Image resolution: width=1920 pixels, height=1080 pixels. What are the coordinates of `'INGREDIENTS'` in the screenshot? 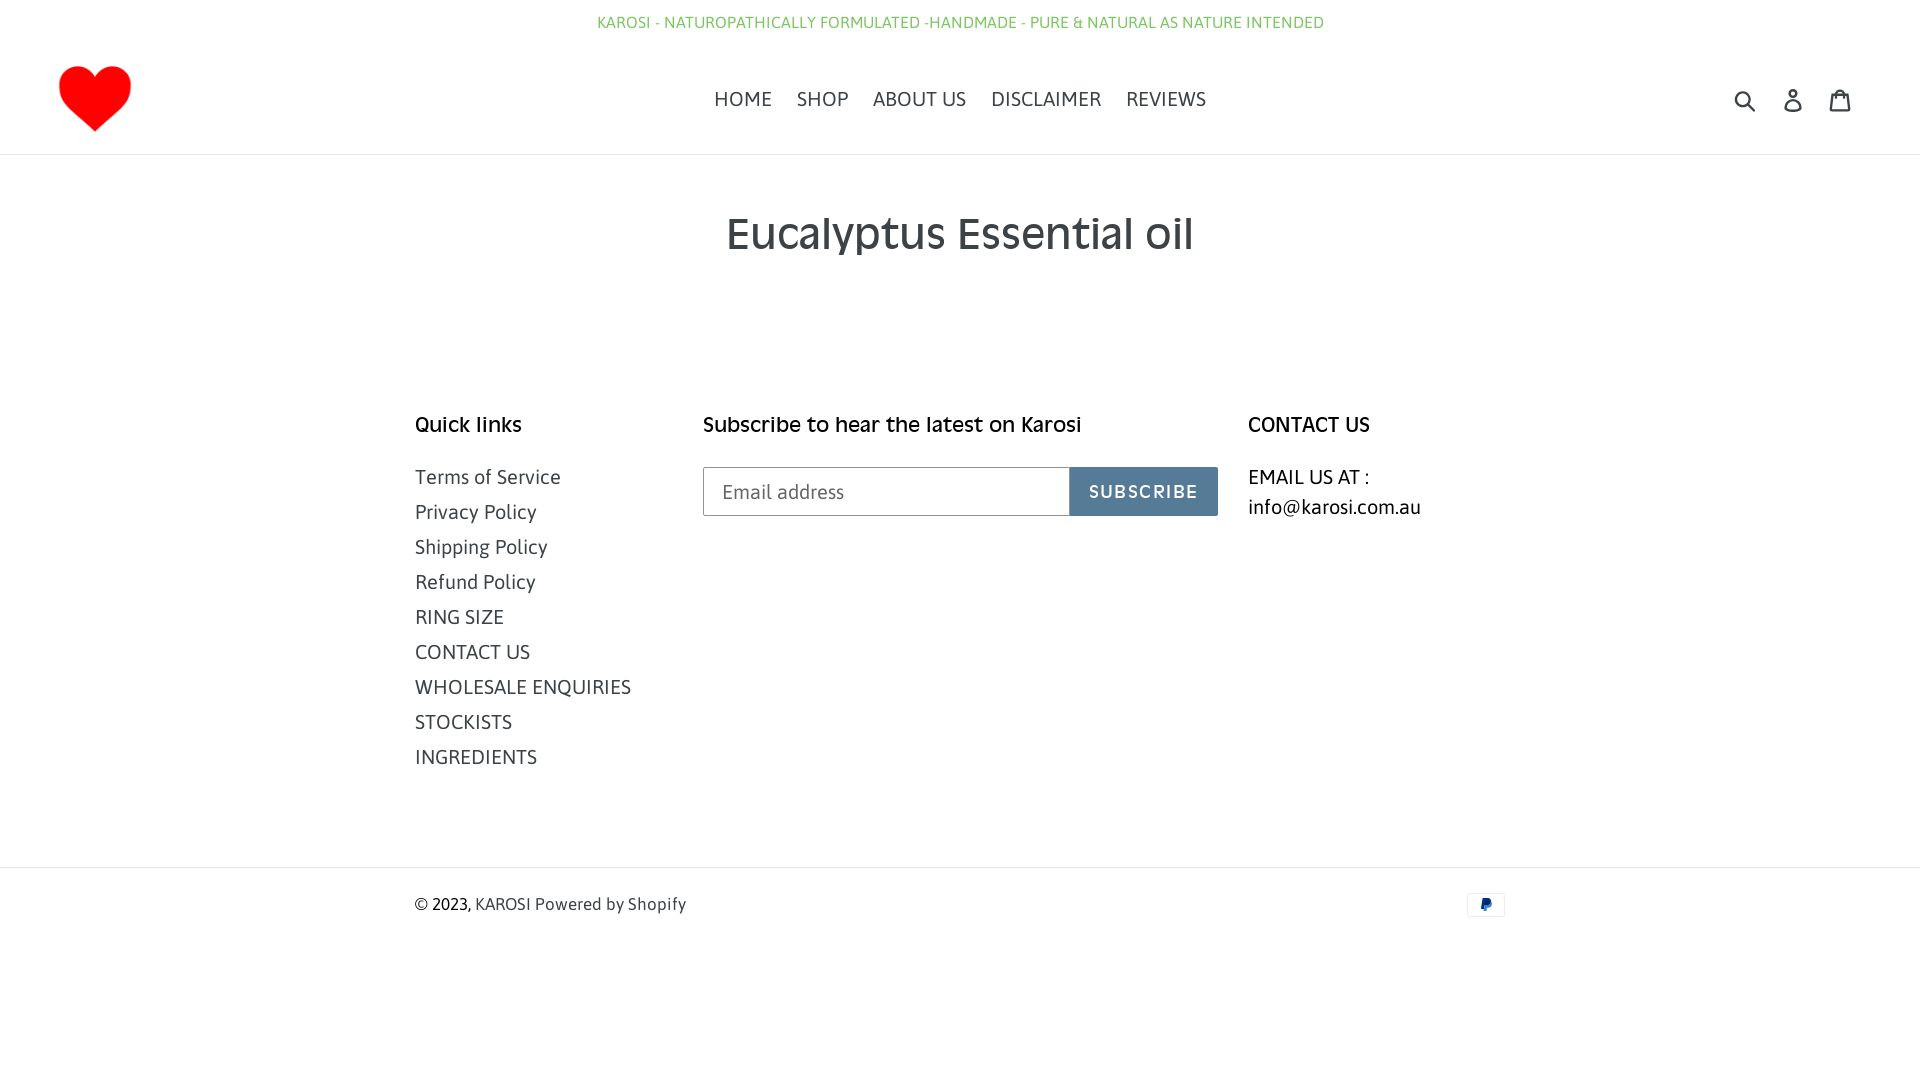 It's located at (413, 756).